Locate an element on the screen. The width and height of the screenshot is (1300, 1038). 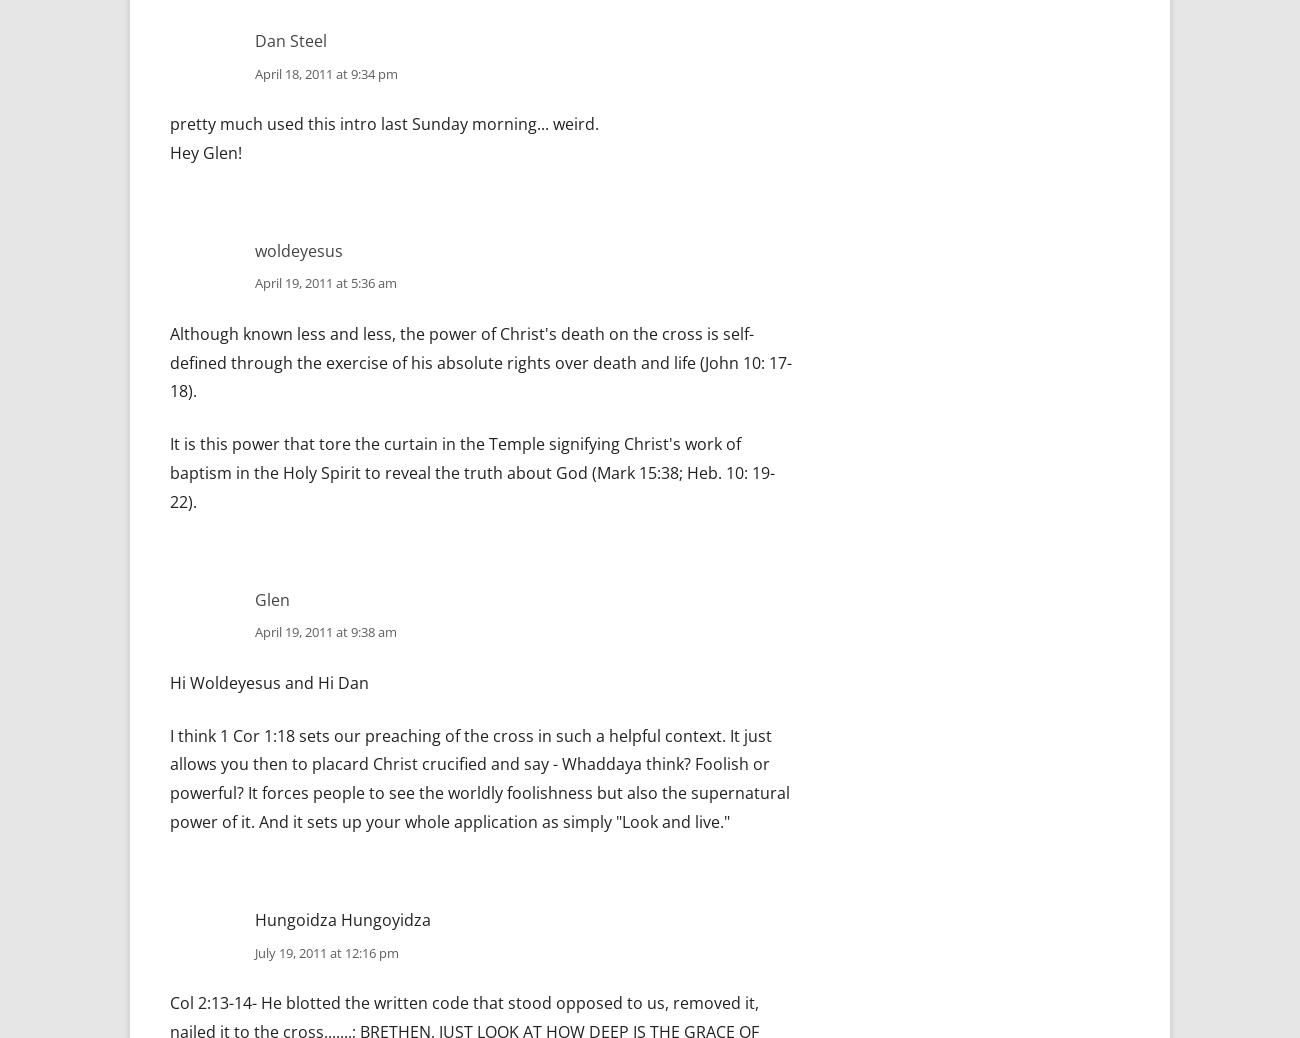
'pretty much used this intro last Sunday morning... weird.' is located at coordinates (384, 122).